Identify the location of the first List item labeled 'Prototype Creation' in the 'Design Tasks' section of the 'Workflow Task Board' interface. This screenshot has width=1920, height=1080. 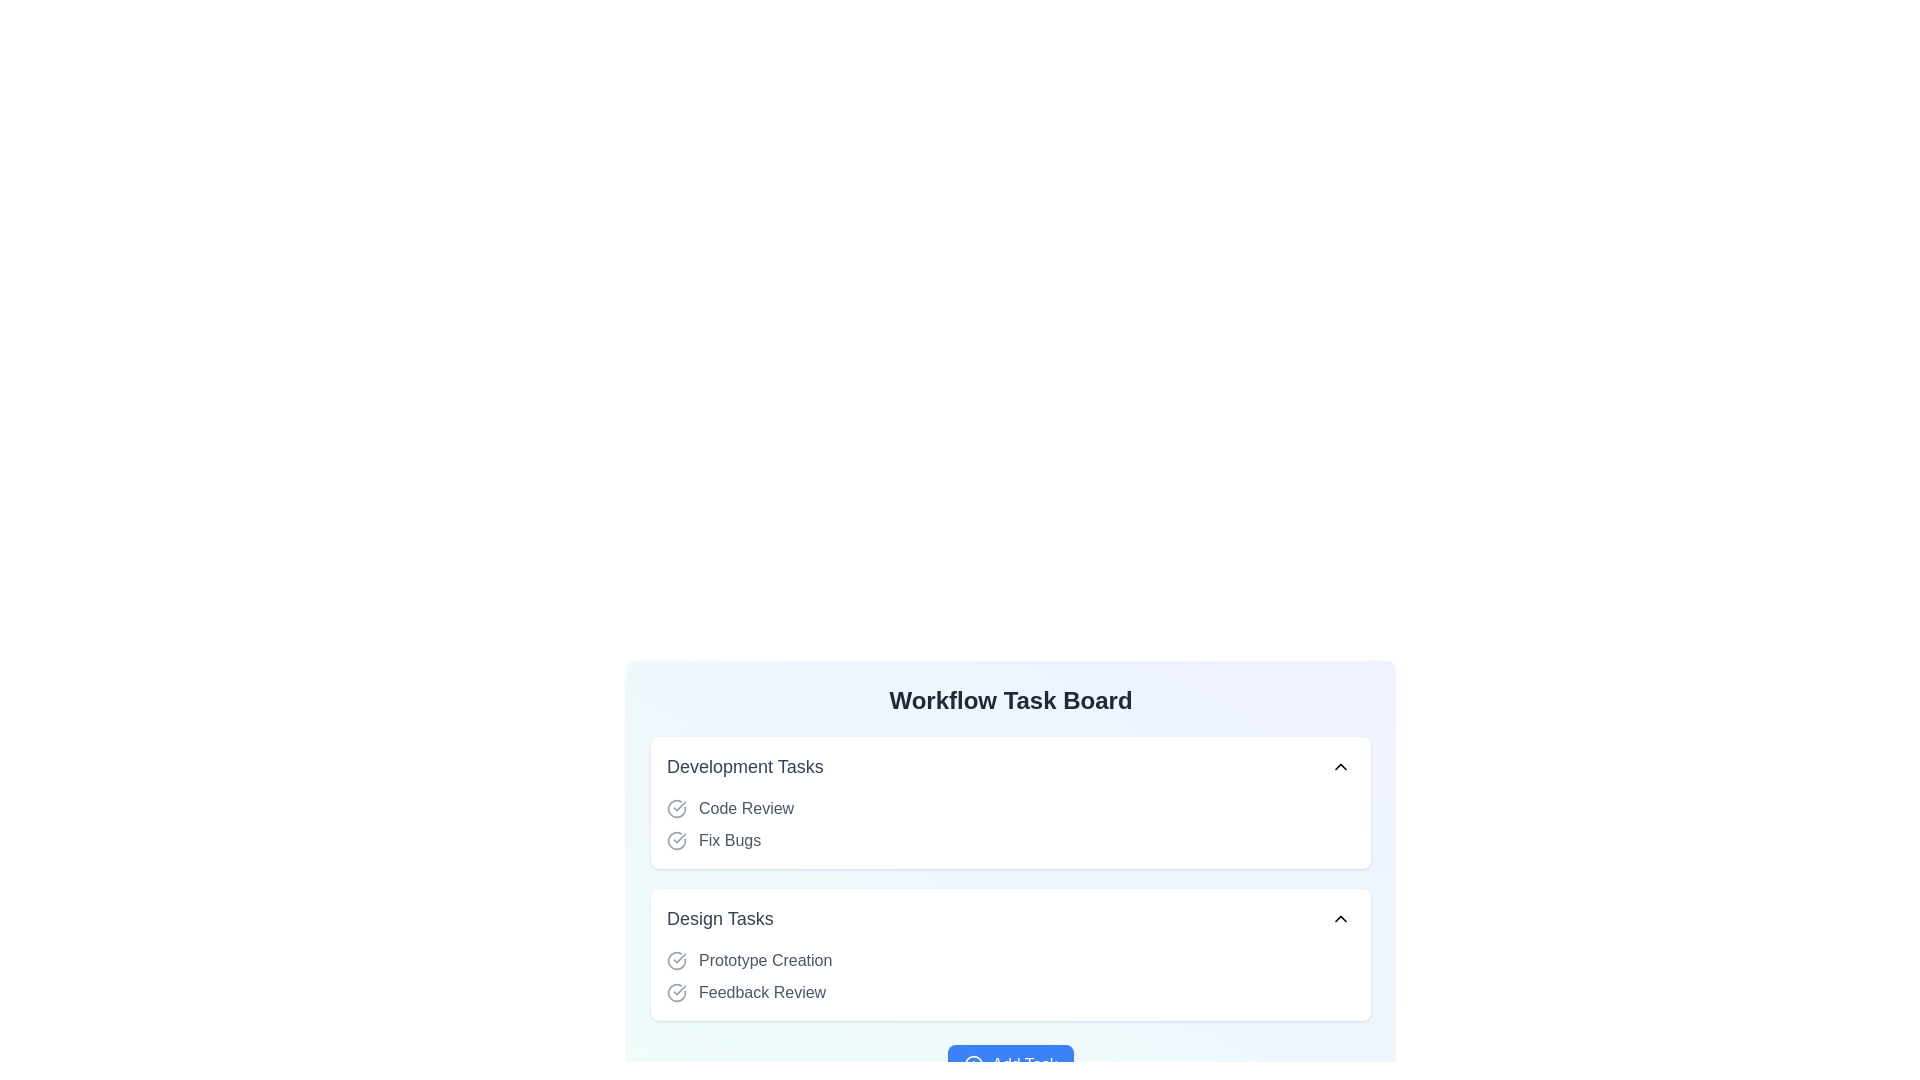
(1011, 975).